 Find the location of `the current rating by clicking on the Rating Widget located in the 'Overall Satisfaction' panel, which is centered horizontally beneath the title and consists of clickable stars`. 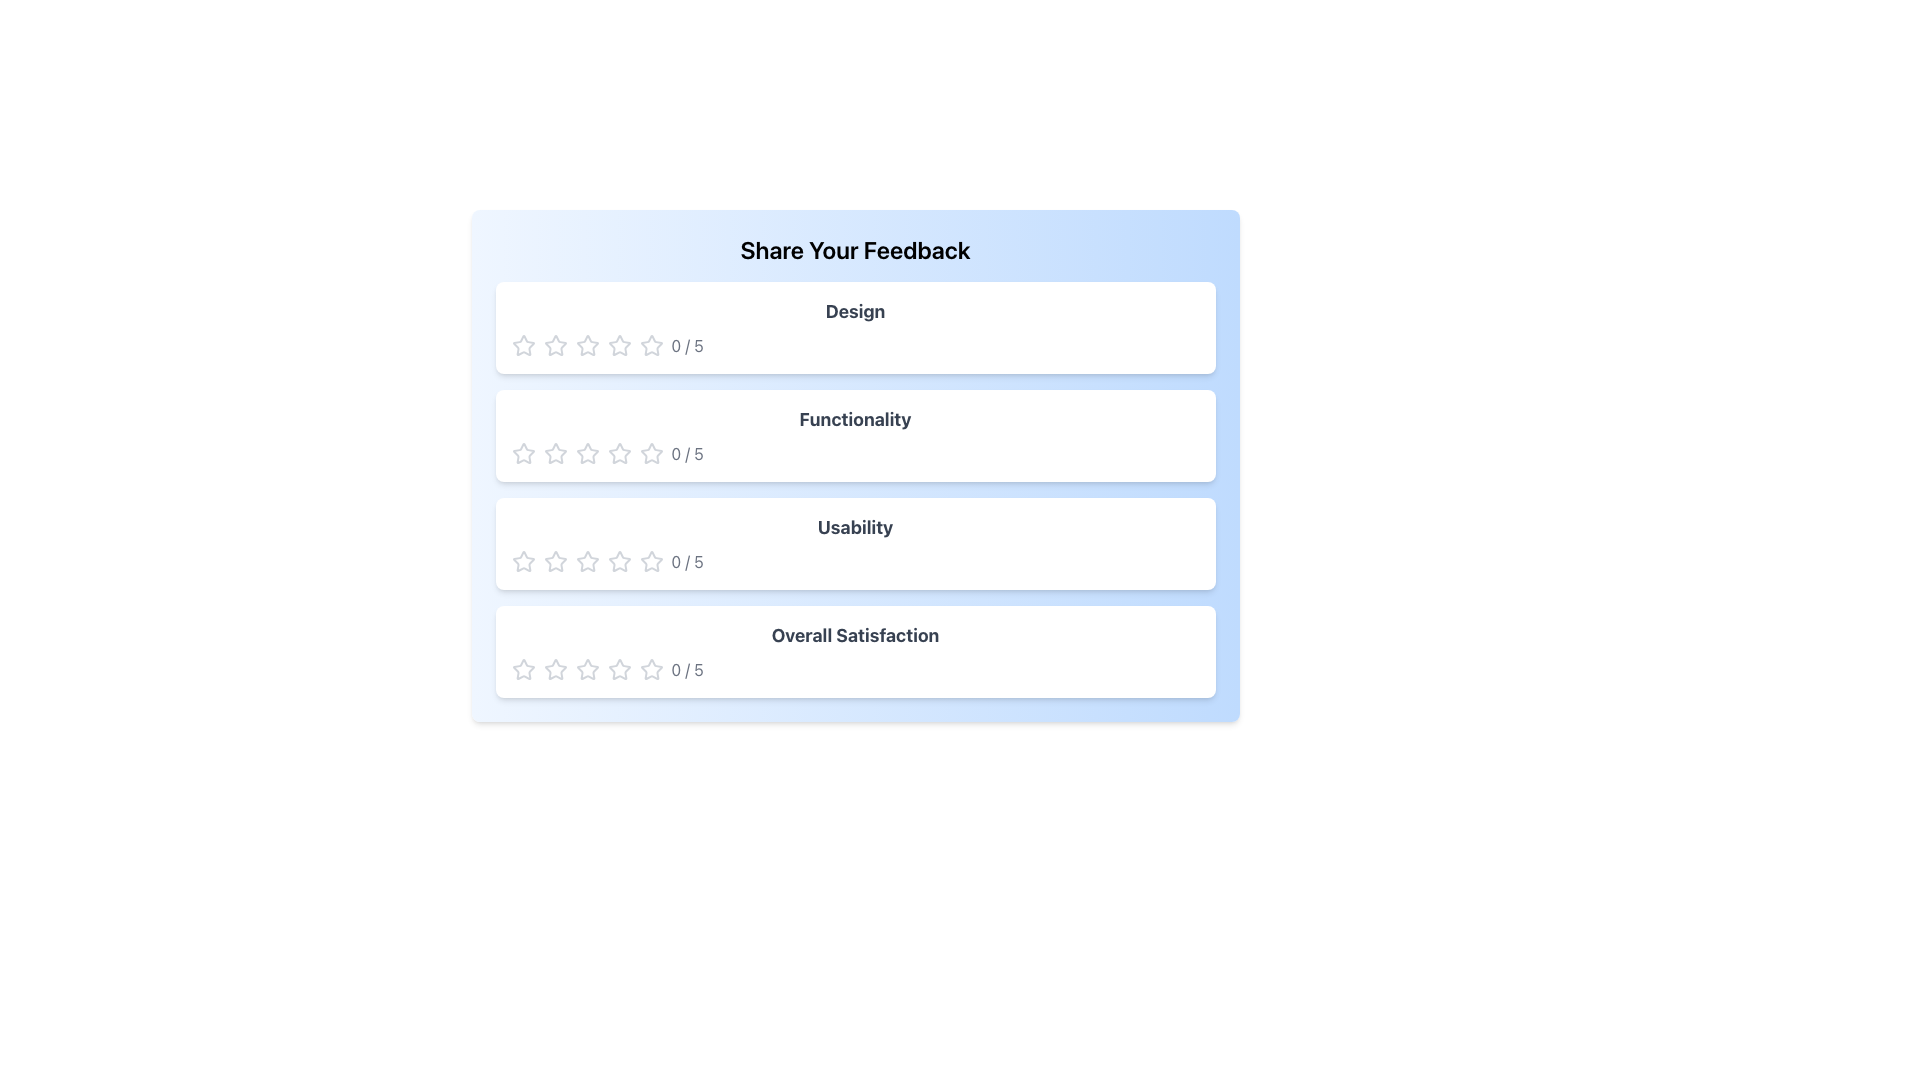

the current rating by clicking on the Rating Widget located in the 'Overall Satisfaction' panel, which is centered horizontally beneath the title and consists of clickable stars is located at coordinates (855, 670).